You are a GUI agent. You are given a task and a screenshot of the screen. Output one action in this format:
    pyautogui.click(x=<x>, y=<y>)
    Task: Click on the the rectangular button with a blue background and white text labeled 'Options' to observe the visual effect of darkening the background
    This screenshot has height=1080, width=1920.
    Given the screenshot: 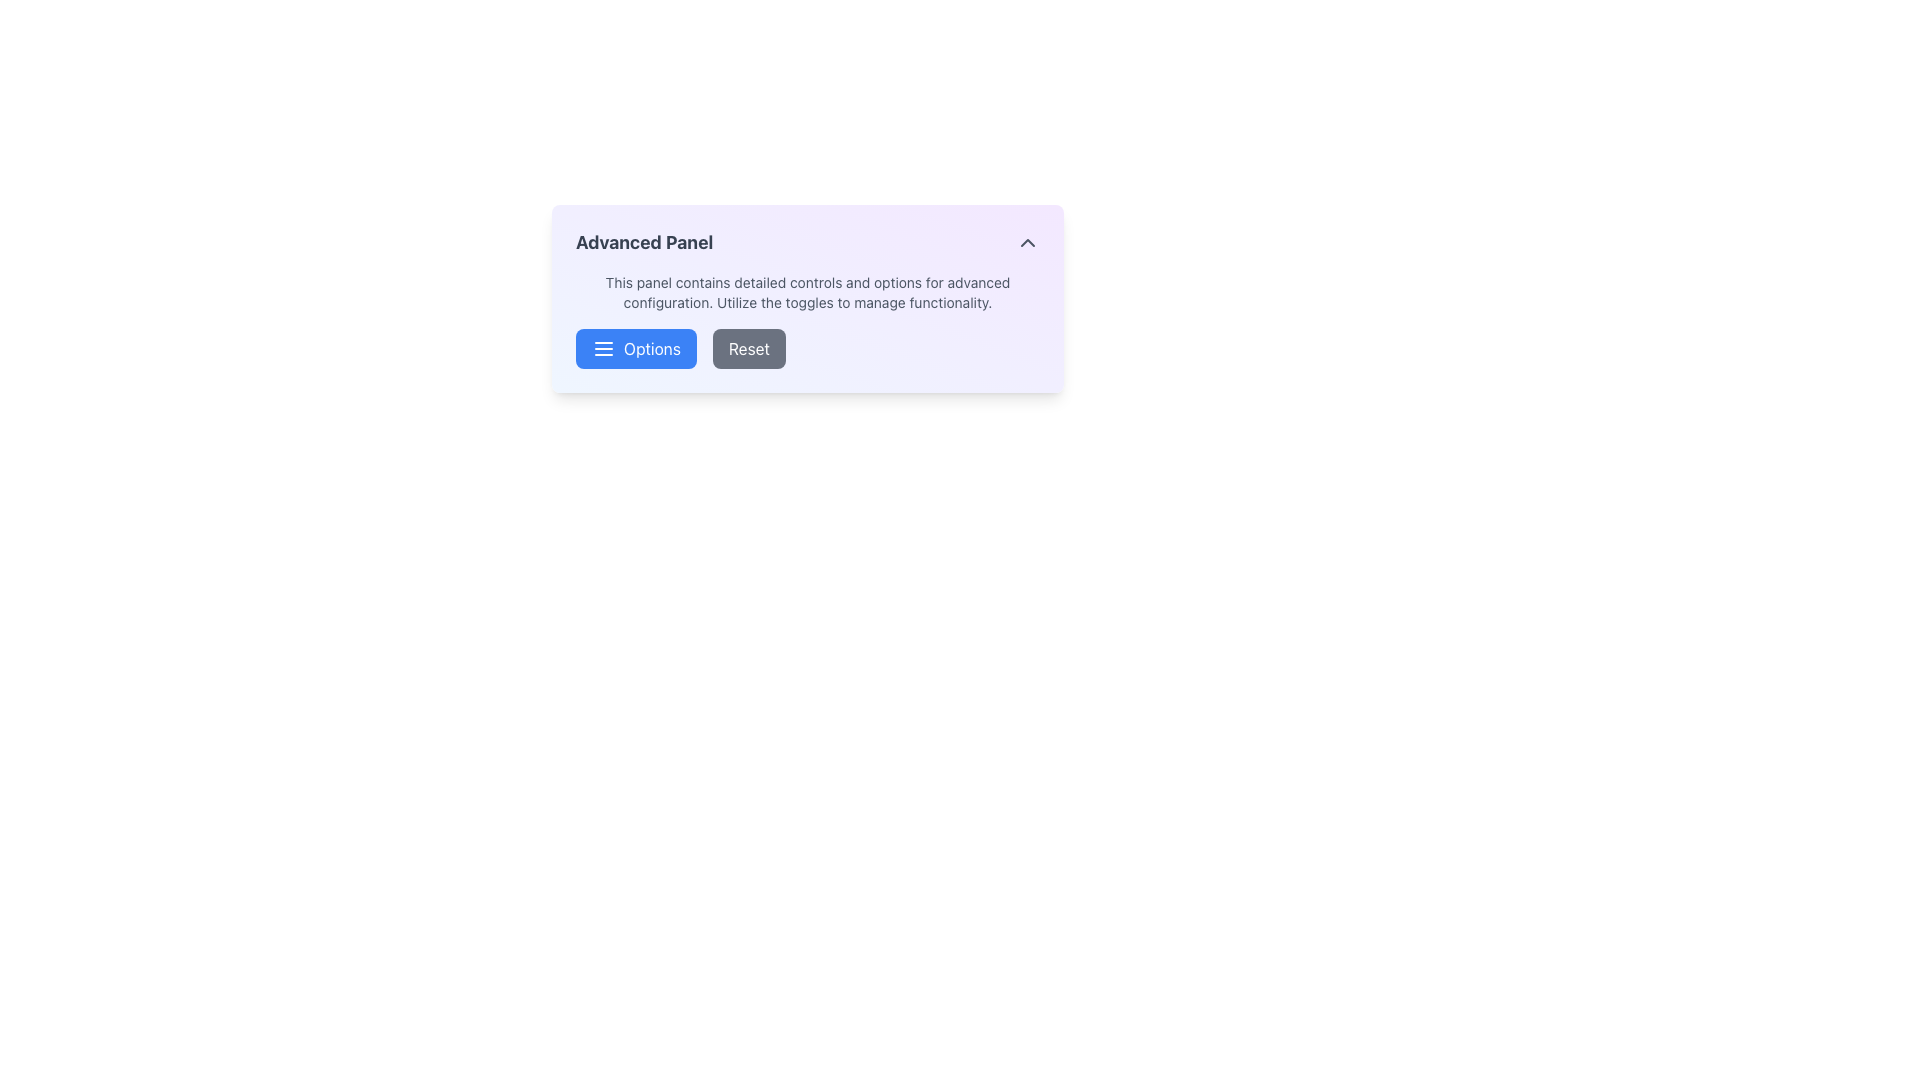 What is the action you would take?
    pyautogui.click(x=635, y=347)
    